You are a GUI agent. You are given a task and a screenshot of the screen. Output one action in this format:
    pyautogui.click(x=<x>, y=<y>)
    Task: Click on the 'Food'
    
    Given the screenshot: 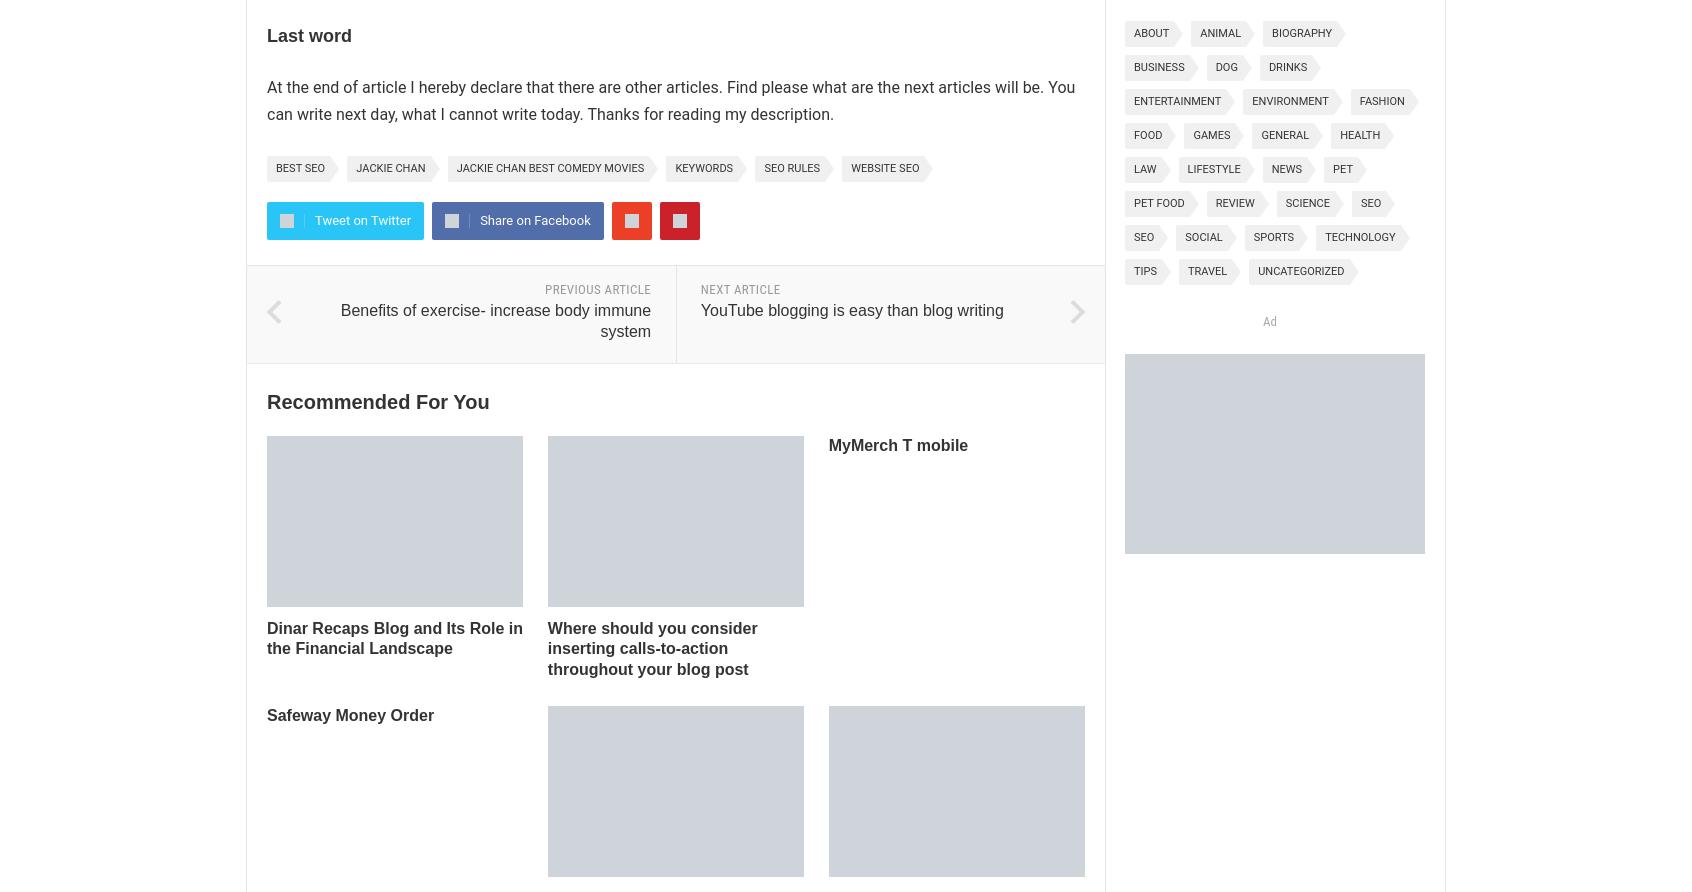 What is the action you would take?
    pyautogui.click(x=1147, y=133)
    